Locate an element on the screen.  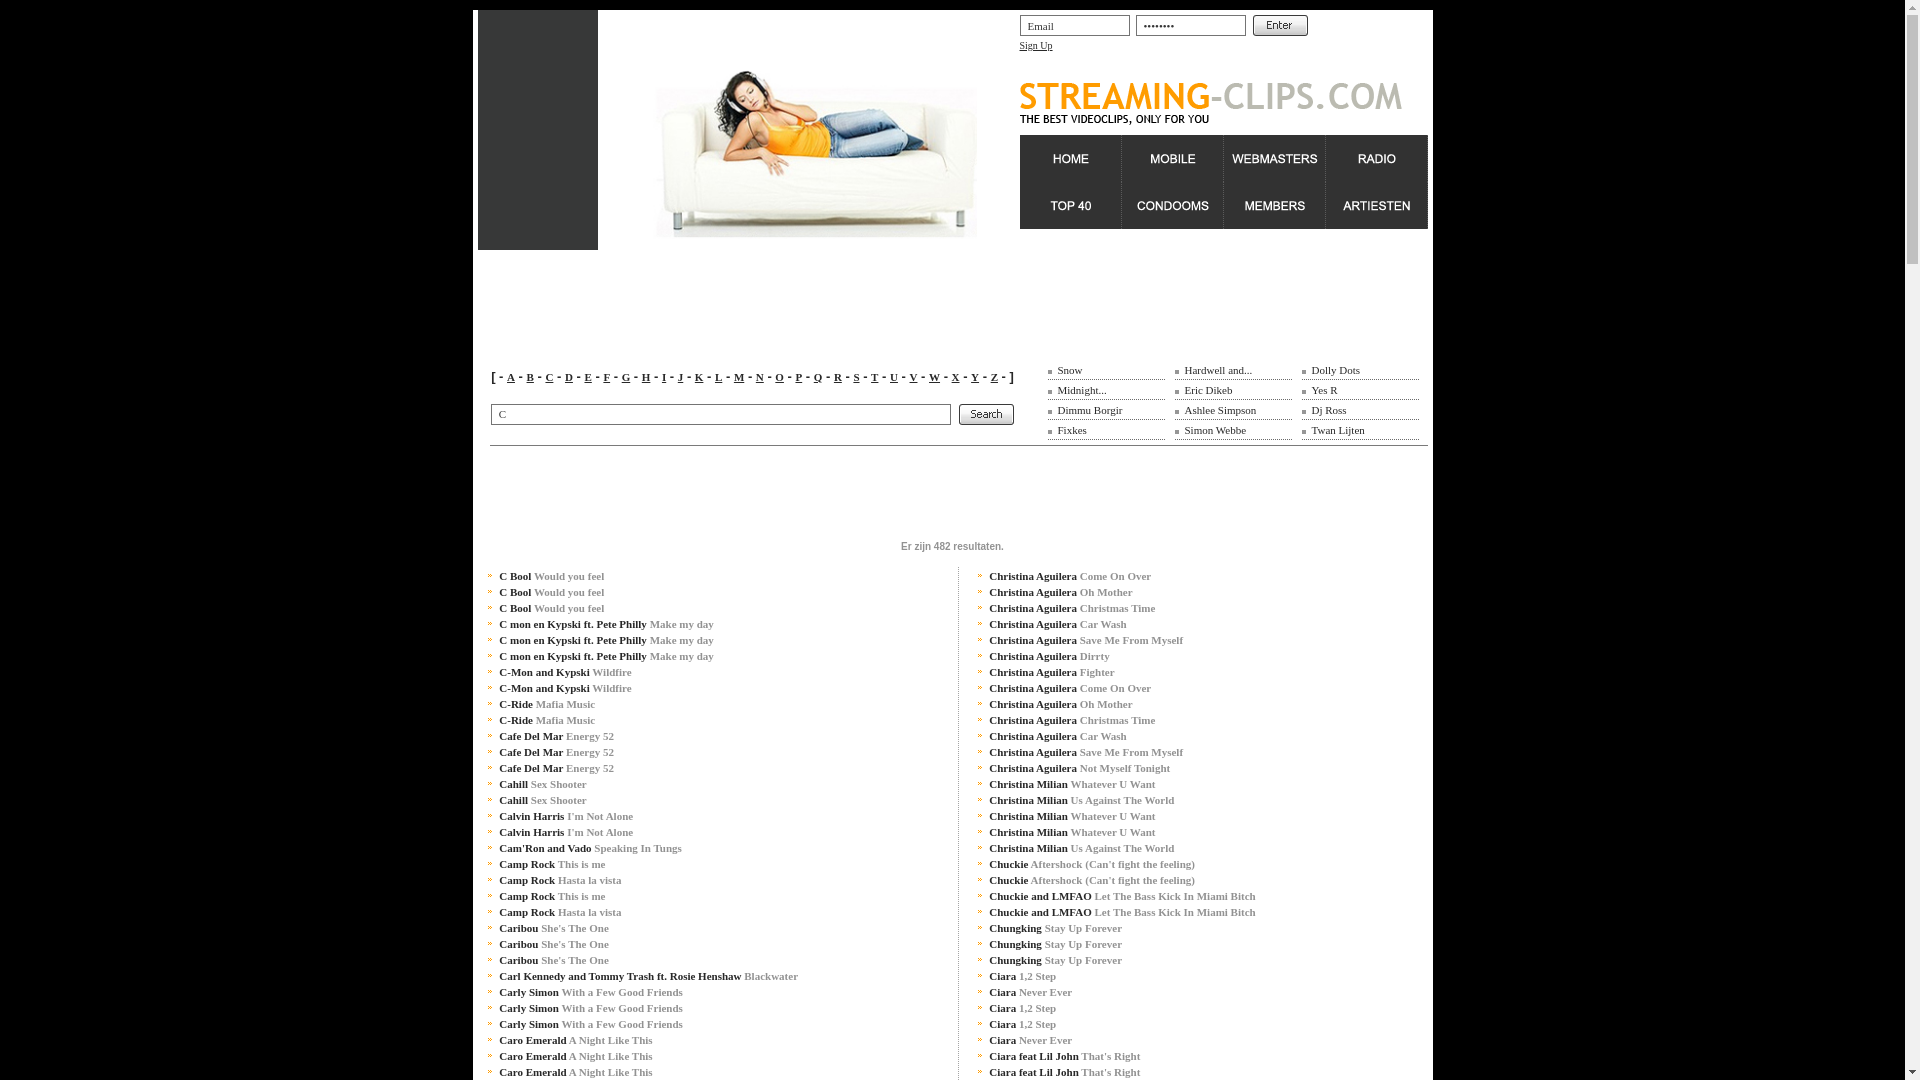
'Christina Aguilera Christmas Time' is located at coordinates (1070, 720).